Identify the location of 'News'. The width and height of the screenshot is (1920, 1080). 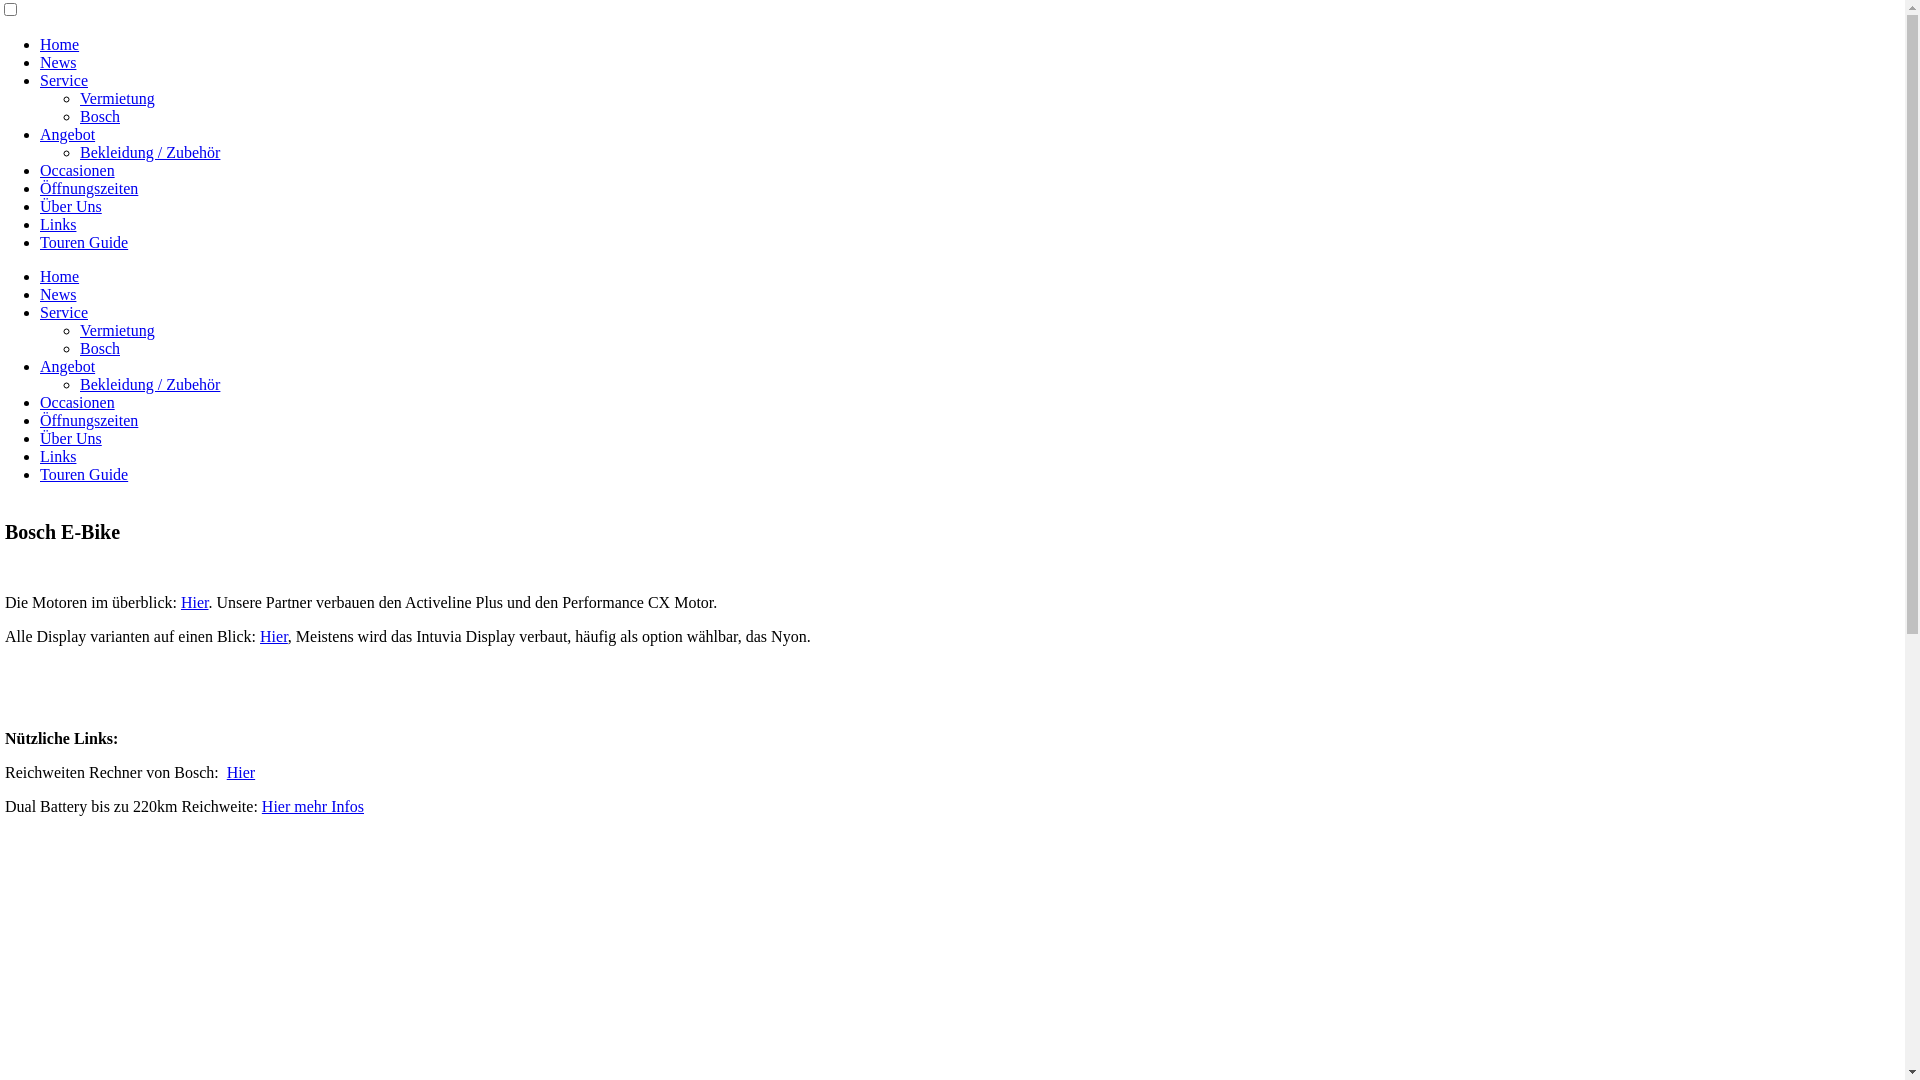
(57, 294).